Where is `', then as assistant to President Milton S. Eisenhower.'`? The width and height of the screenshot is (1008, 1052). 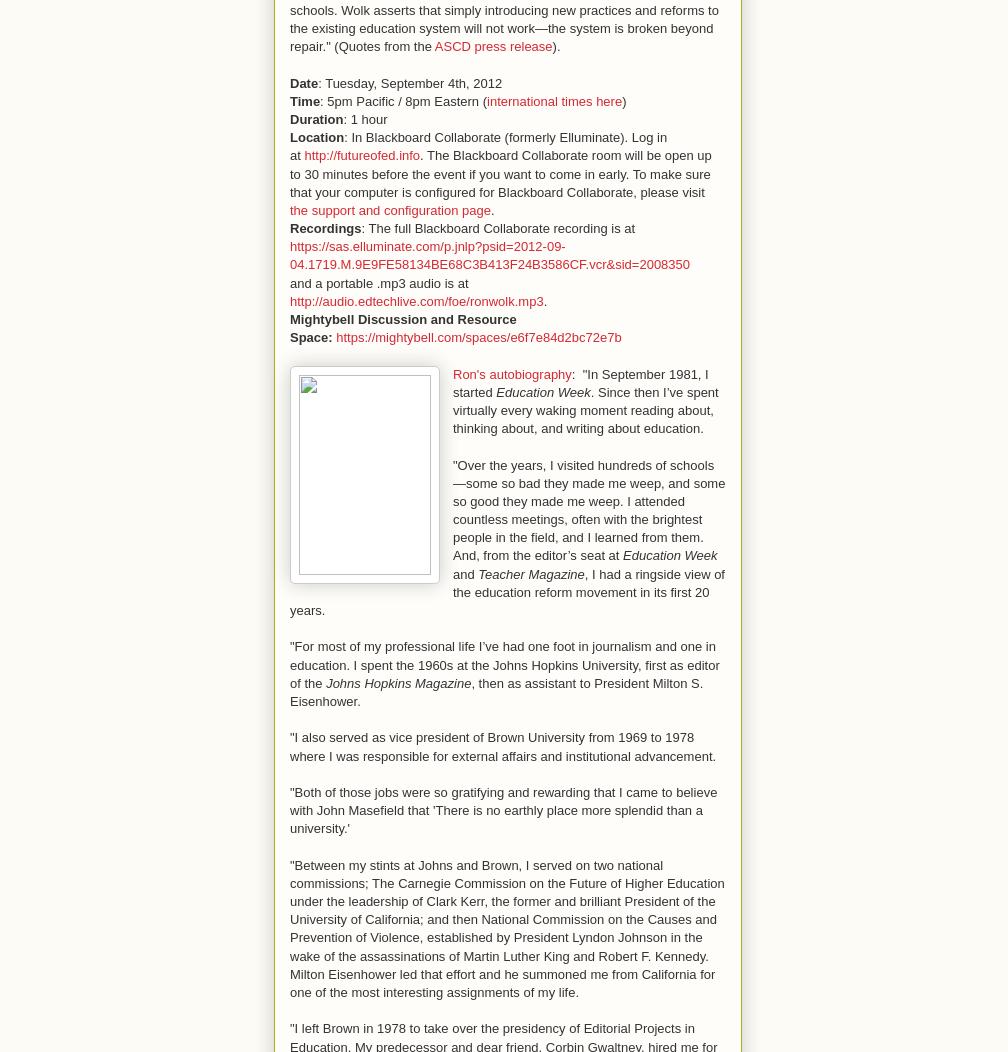
', then as assistant to President Milton S. Eisenhower.' is located at coordinates (496, 690).